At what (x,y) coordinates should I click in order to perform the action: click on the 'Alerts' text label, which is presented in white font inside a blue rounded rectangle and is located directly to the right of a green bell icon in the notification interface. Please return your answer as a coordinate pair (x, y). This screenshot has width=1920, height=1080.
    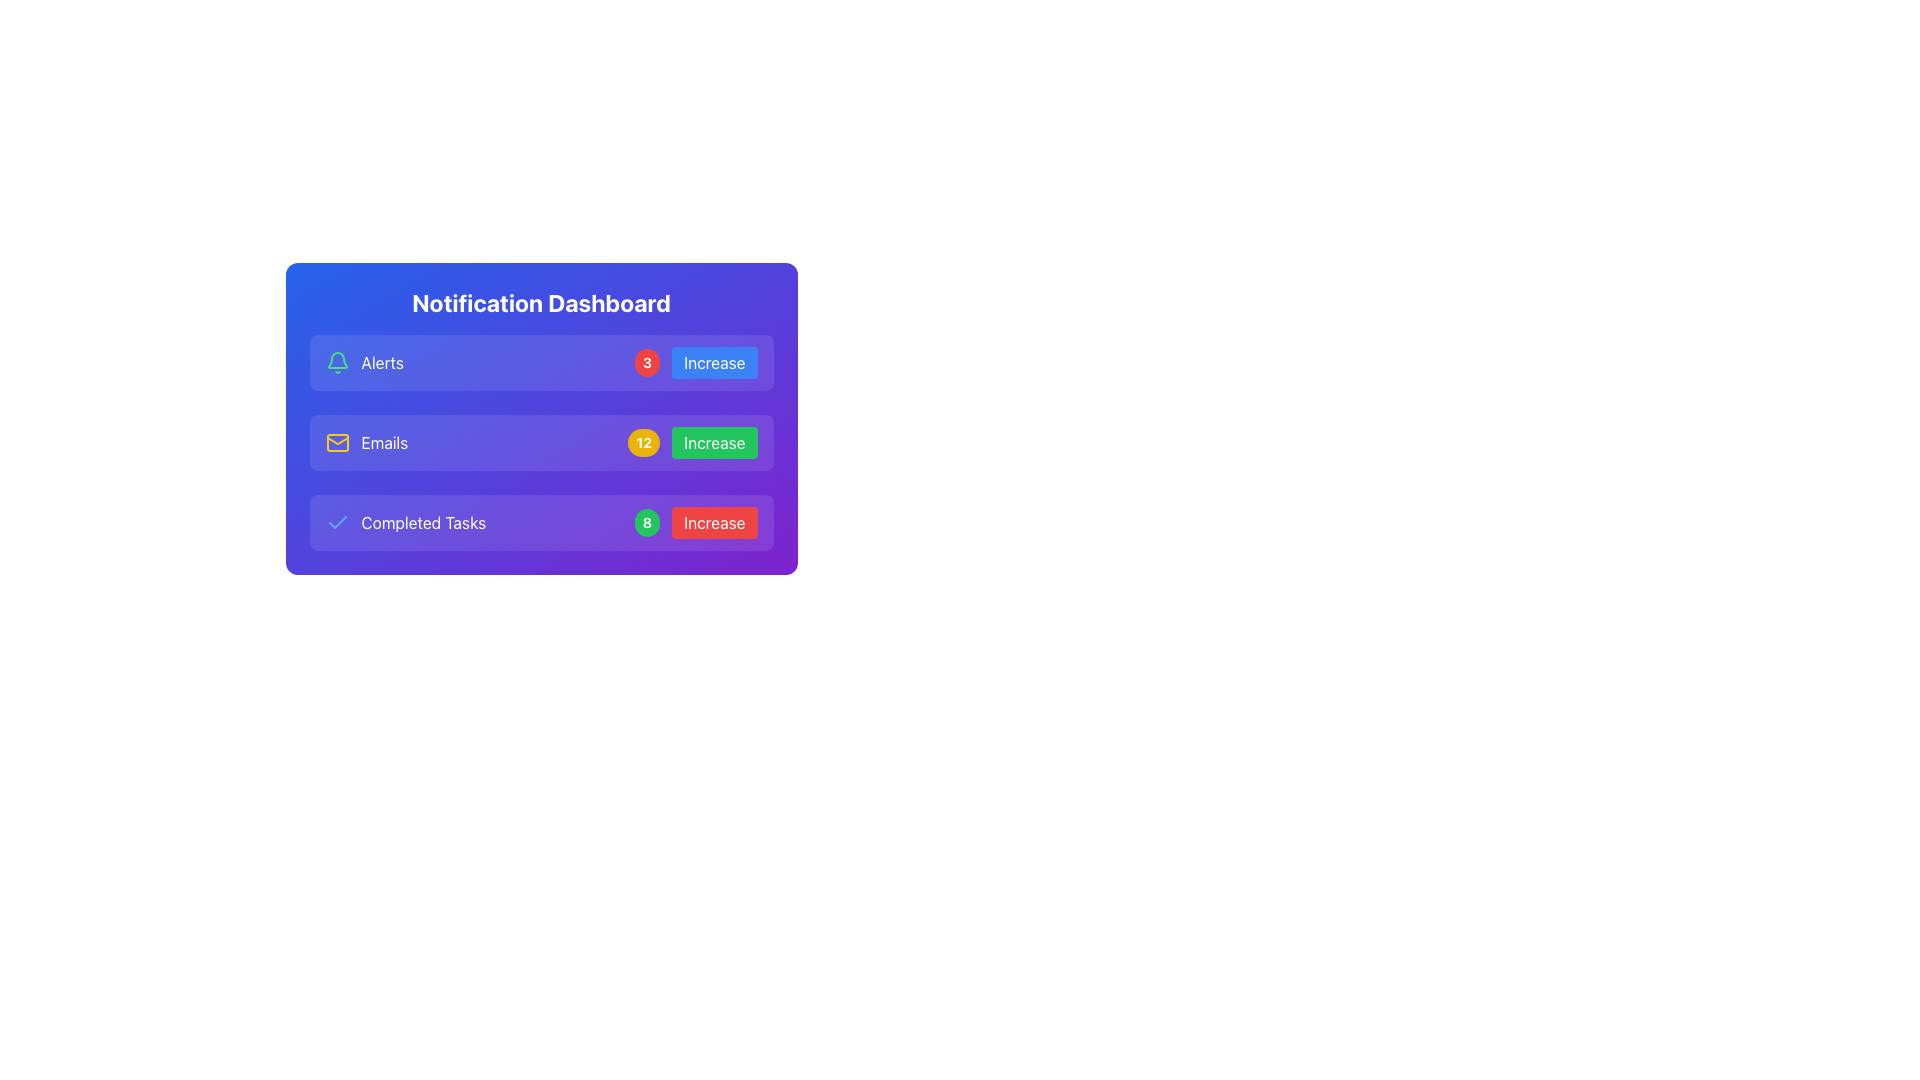
    Looking at the image, I should click on (364, 362).